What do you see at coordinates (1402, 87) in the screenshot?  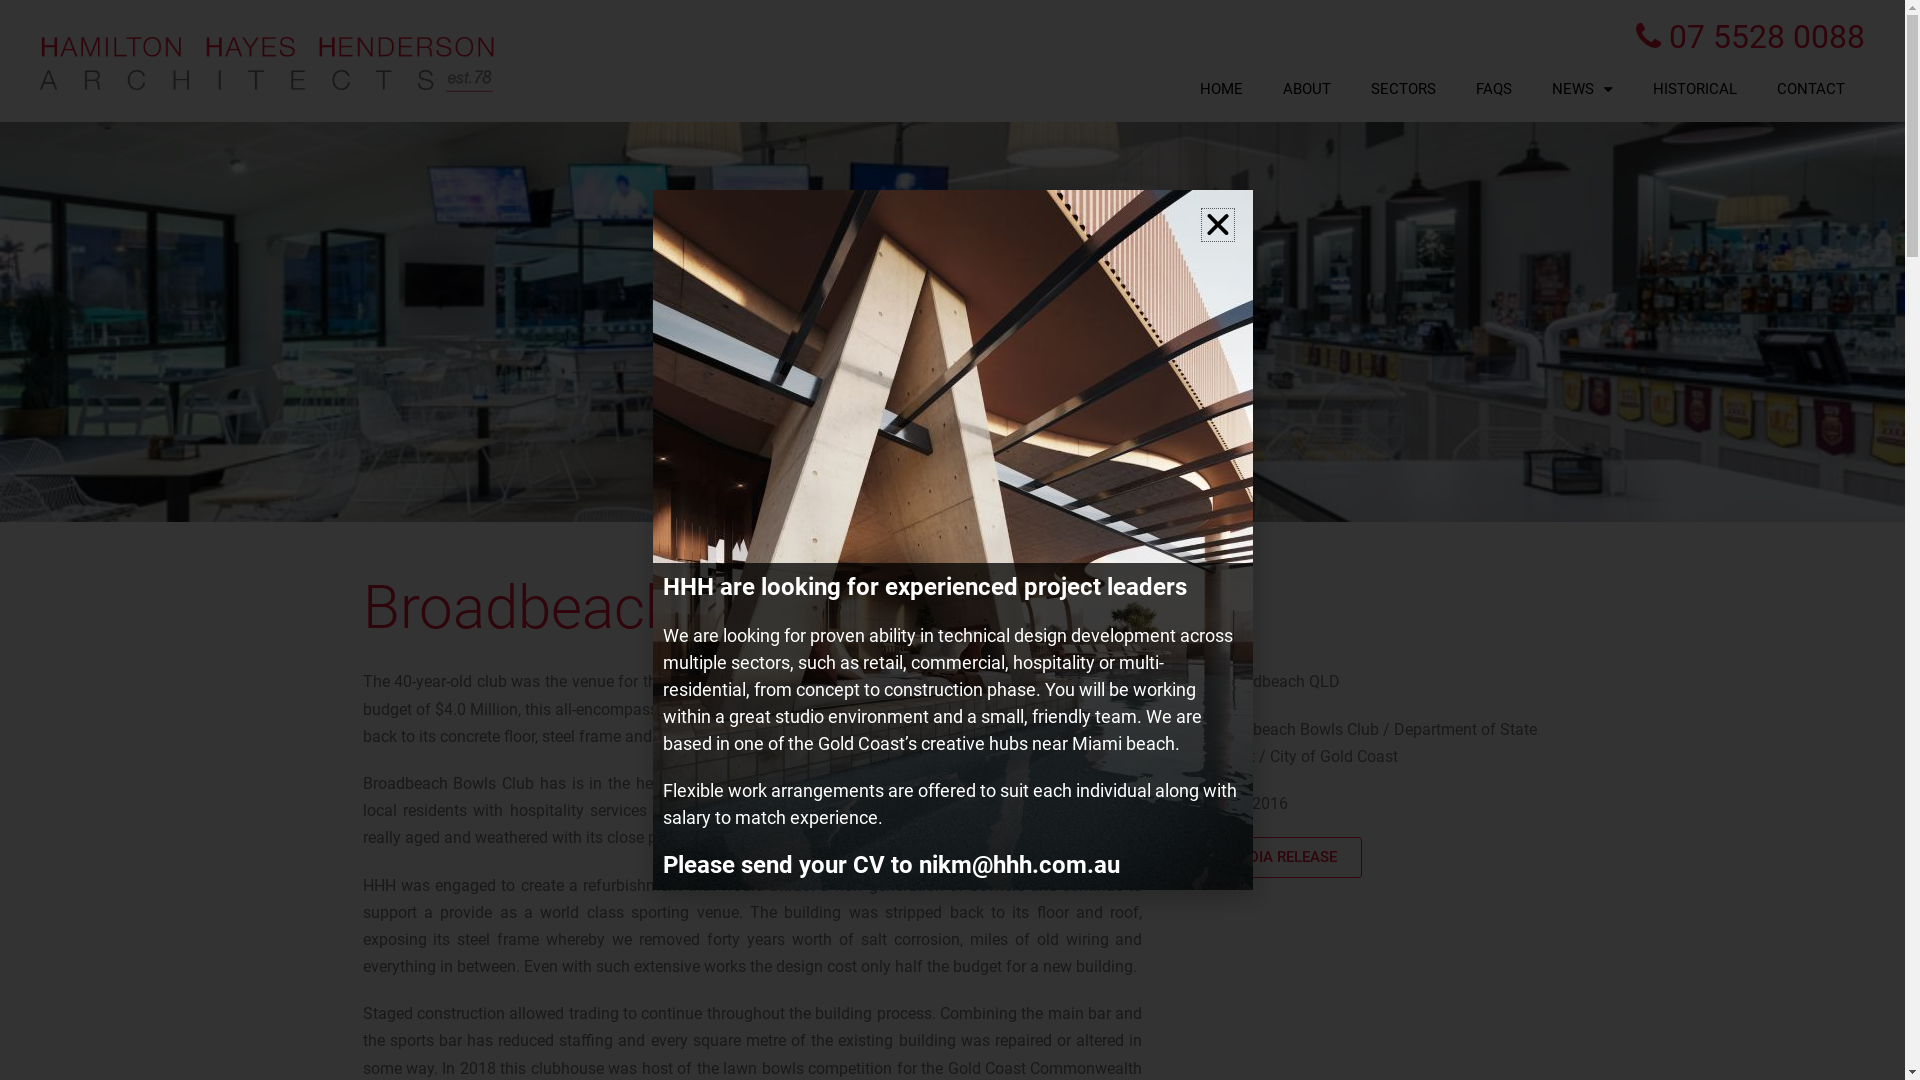 I see `'SECTORS'` at bounding box center [1402, 87].